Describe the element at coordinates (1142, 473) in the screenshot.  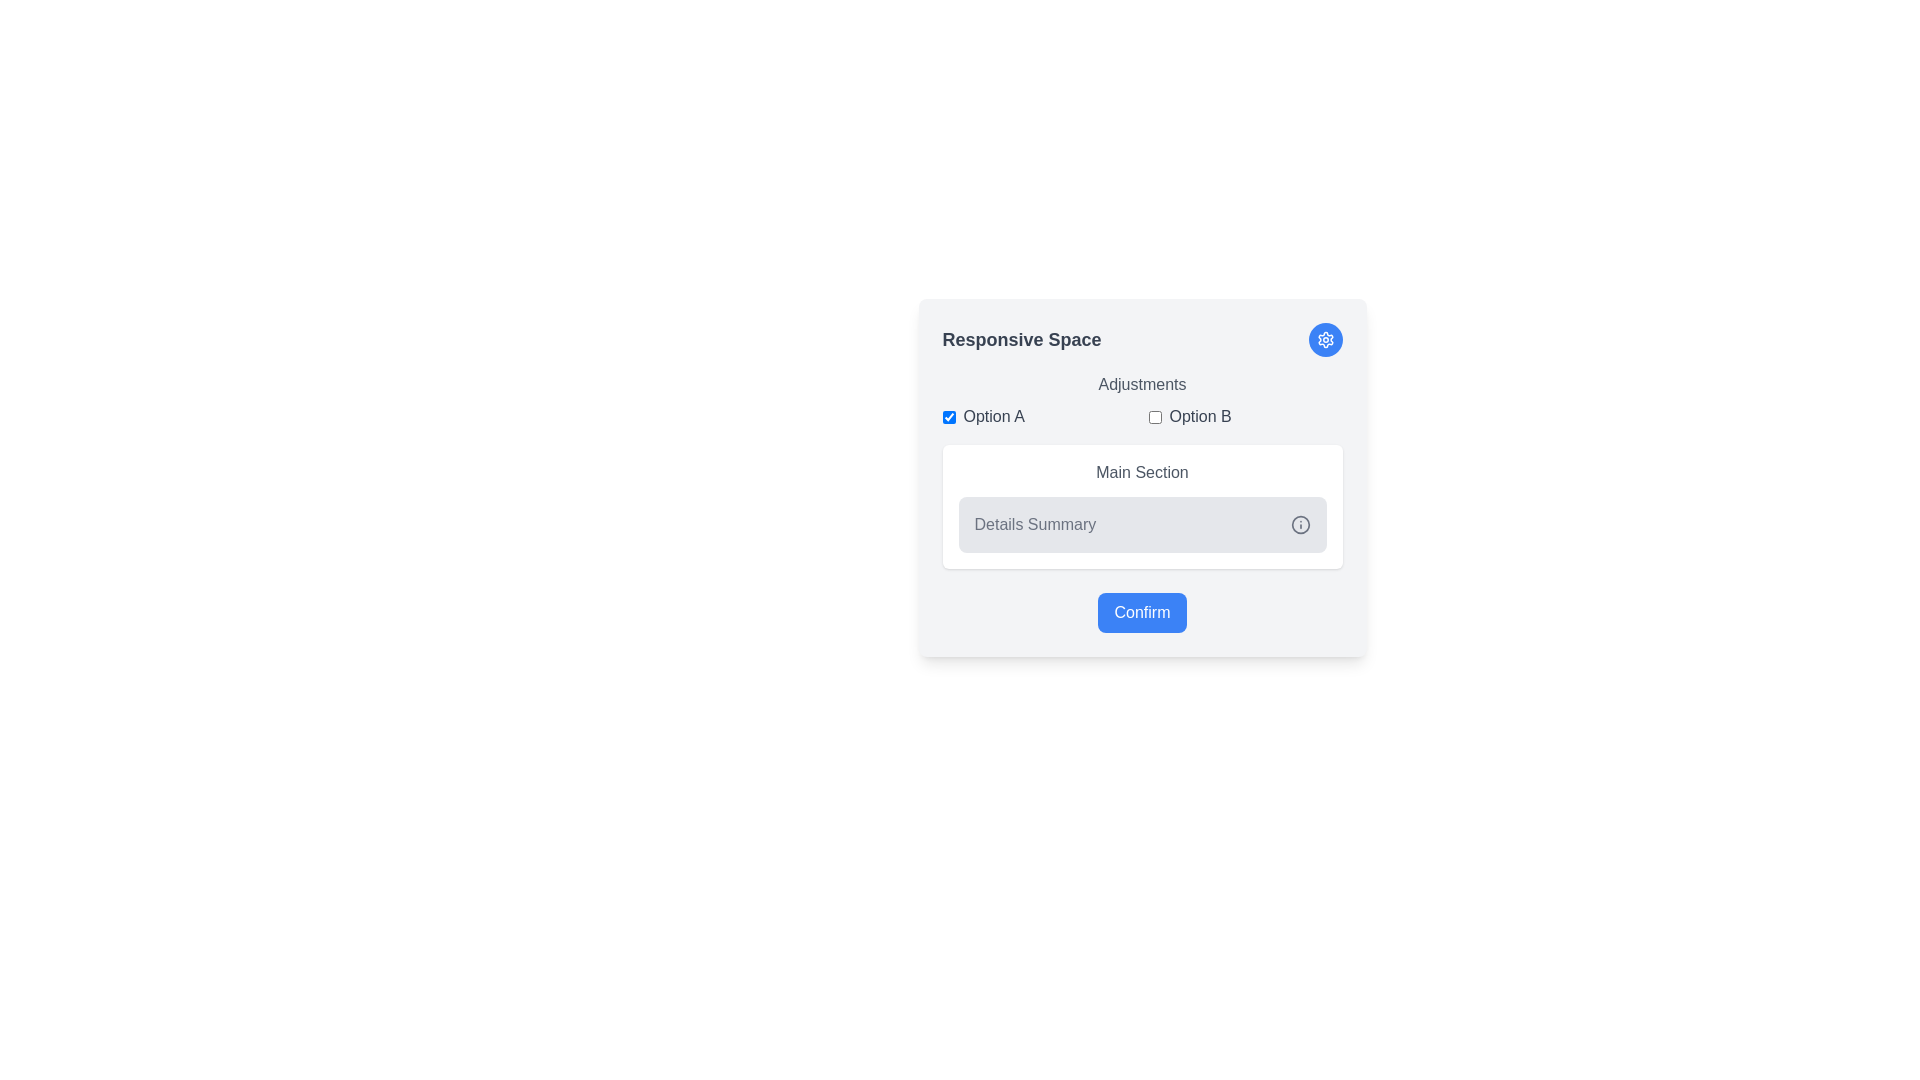
I see `the Text label that indicates the section title for 'Main Section', located above the 'Details Summary' text` at that location.